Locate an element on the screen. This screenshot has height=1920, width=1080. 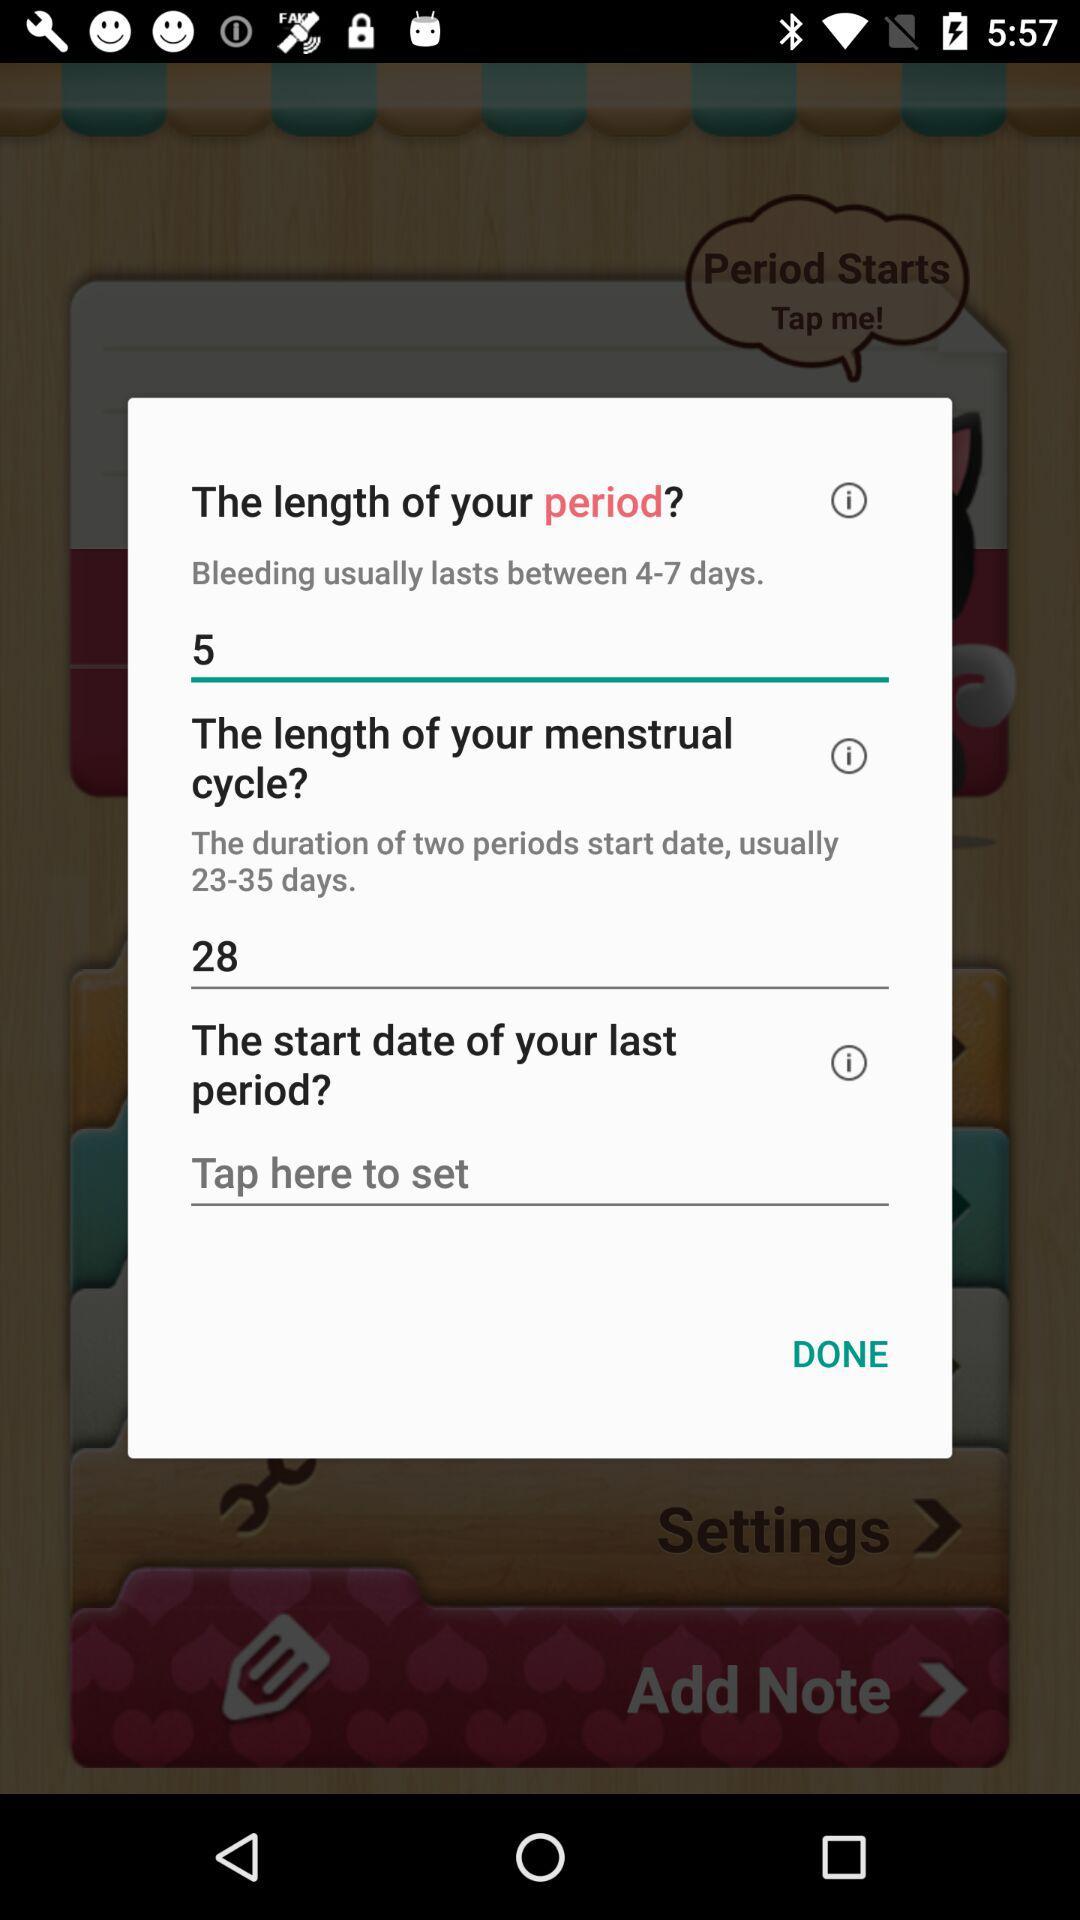
get info about prompt is located at coordinates (849, 500).